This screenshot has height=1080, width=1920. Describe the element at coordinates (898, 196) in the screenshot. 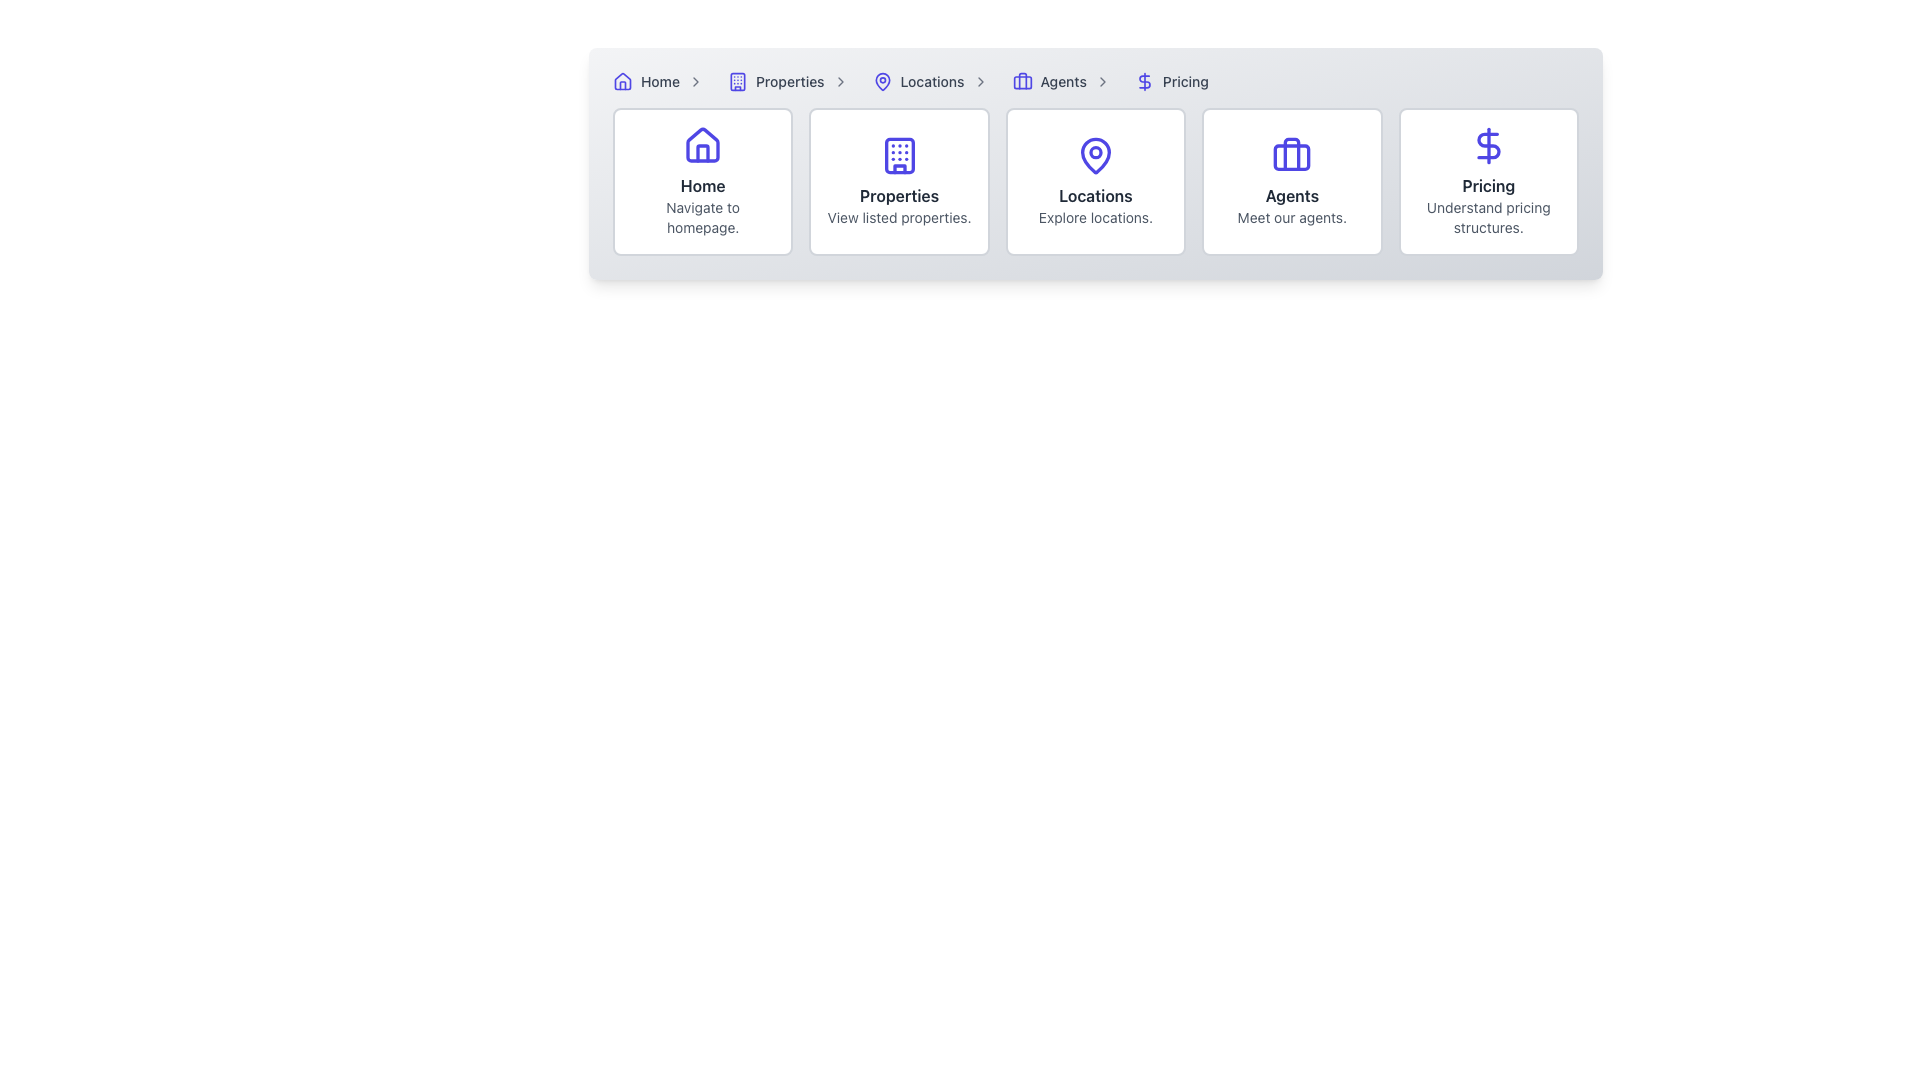

I see `bold text label 'Properties' which is centrally located in the second card of a sequence of similar cards, positioned at the upper-center of the page` at that location.